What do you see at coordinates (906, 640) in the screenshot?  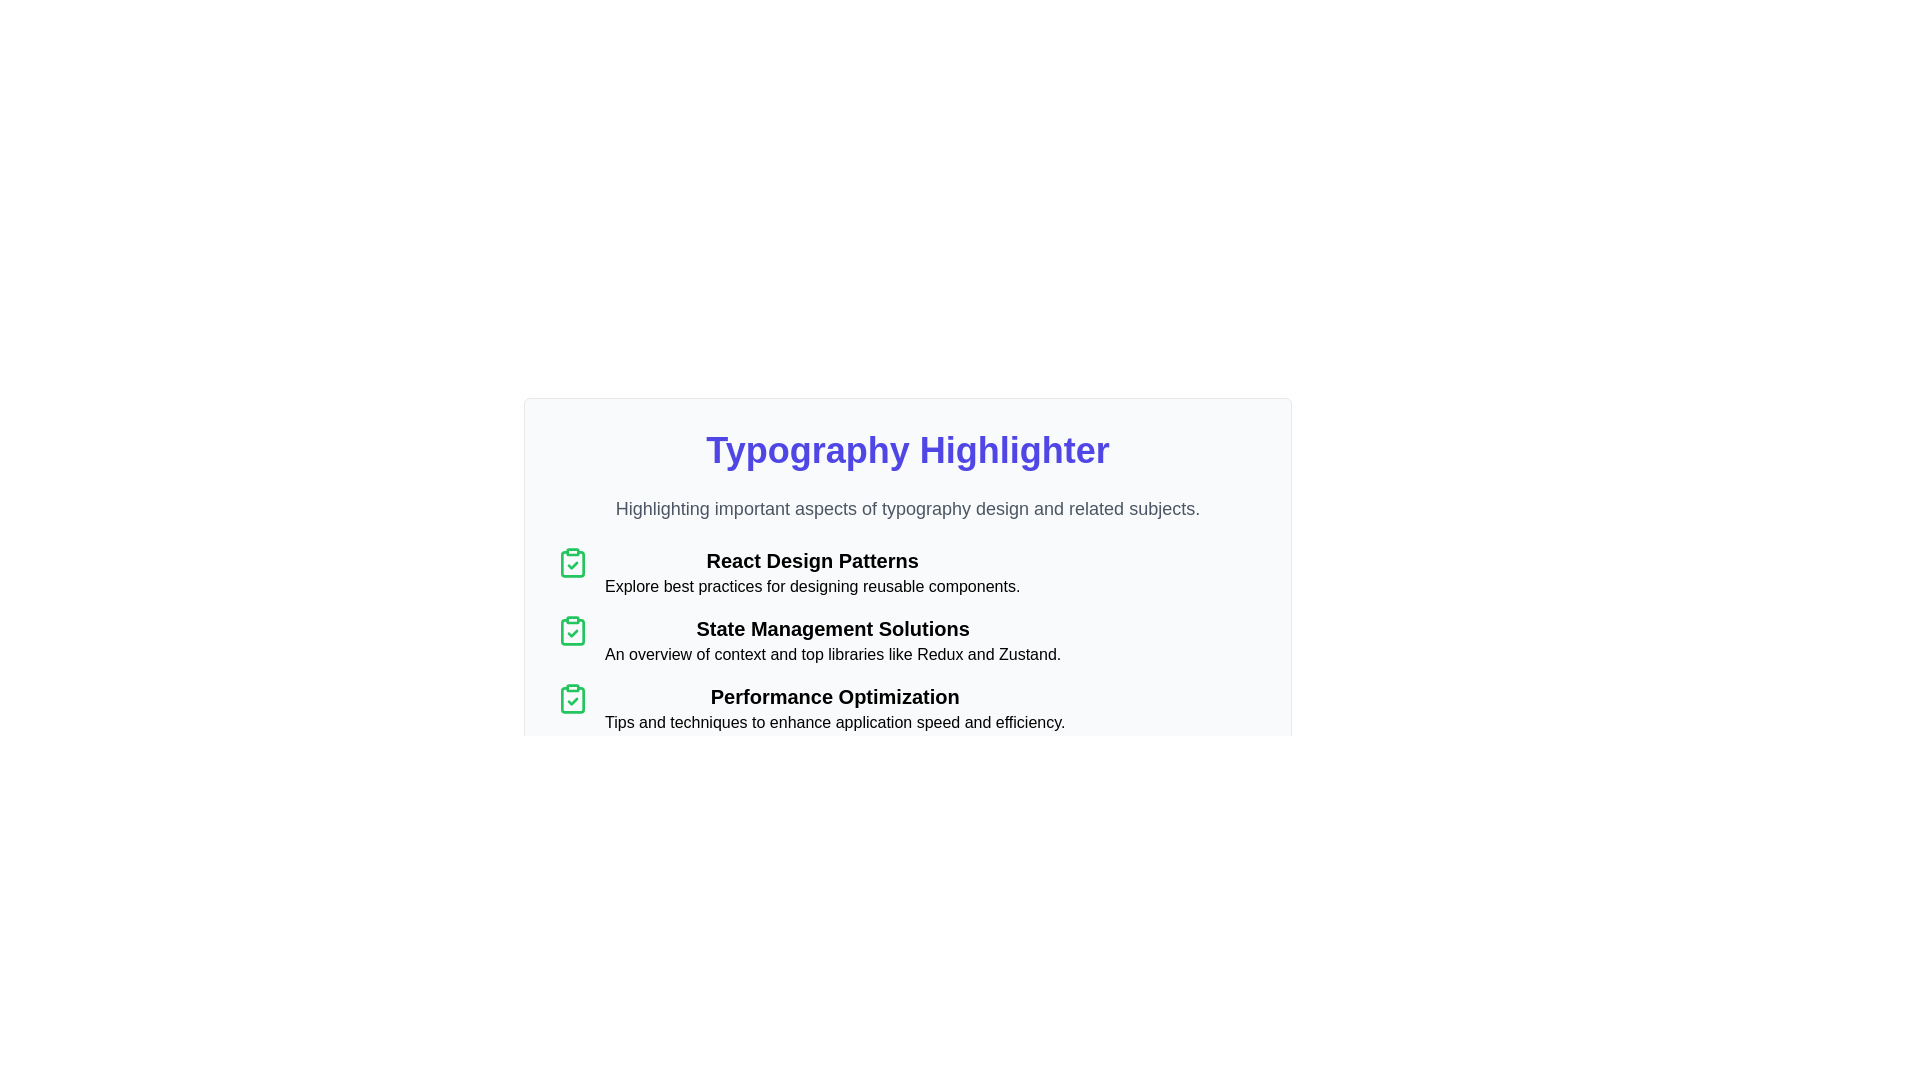 I see `the informational block that presents three key topics related to typography and web design, located centrally below the title 'Typography Highlighter'` at bounding box center [906, 640].